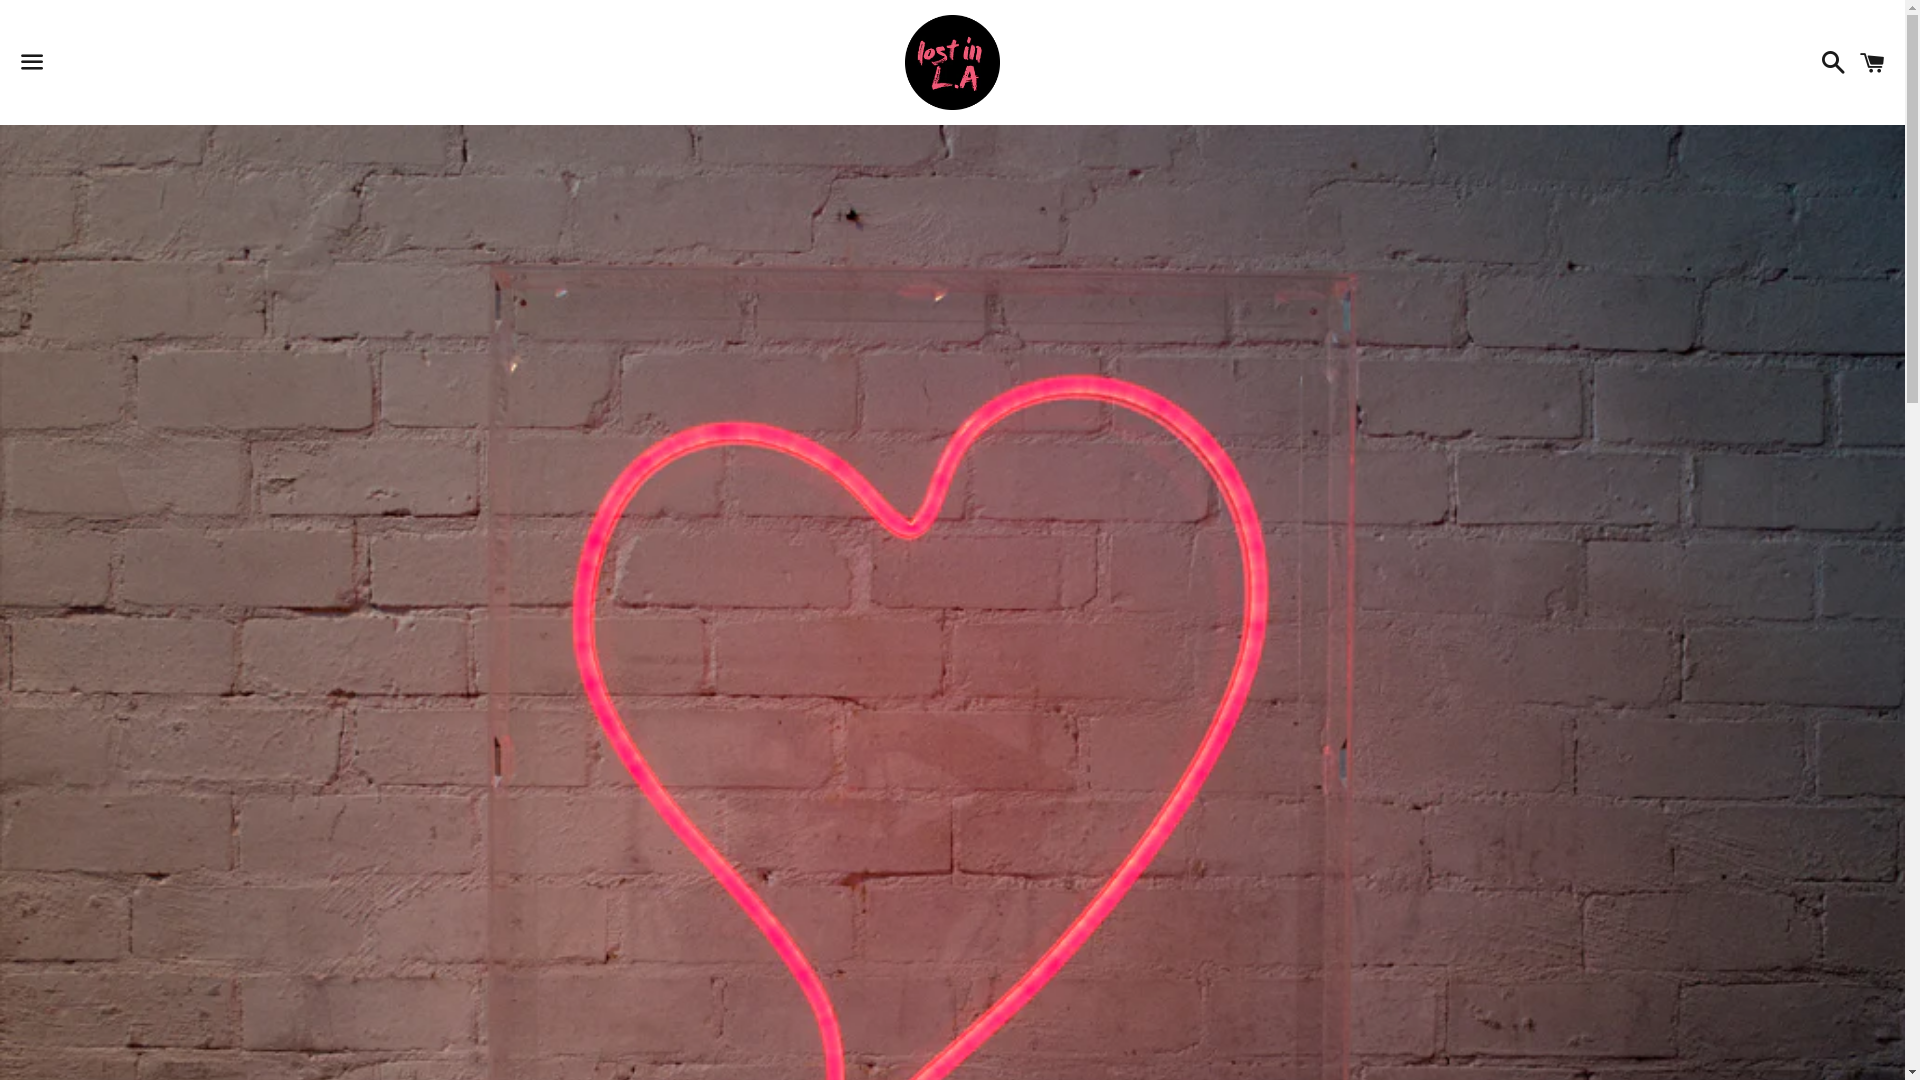 Image resolution: width=1920 pixels, height=1080 pixels. I want to click on 'Menu', so click(32, 61).